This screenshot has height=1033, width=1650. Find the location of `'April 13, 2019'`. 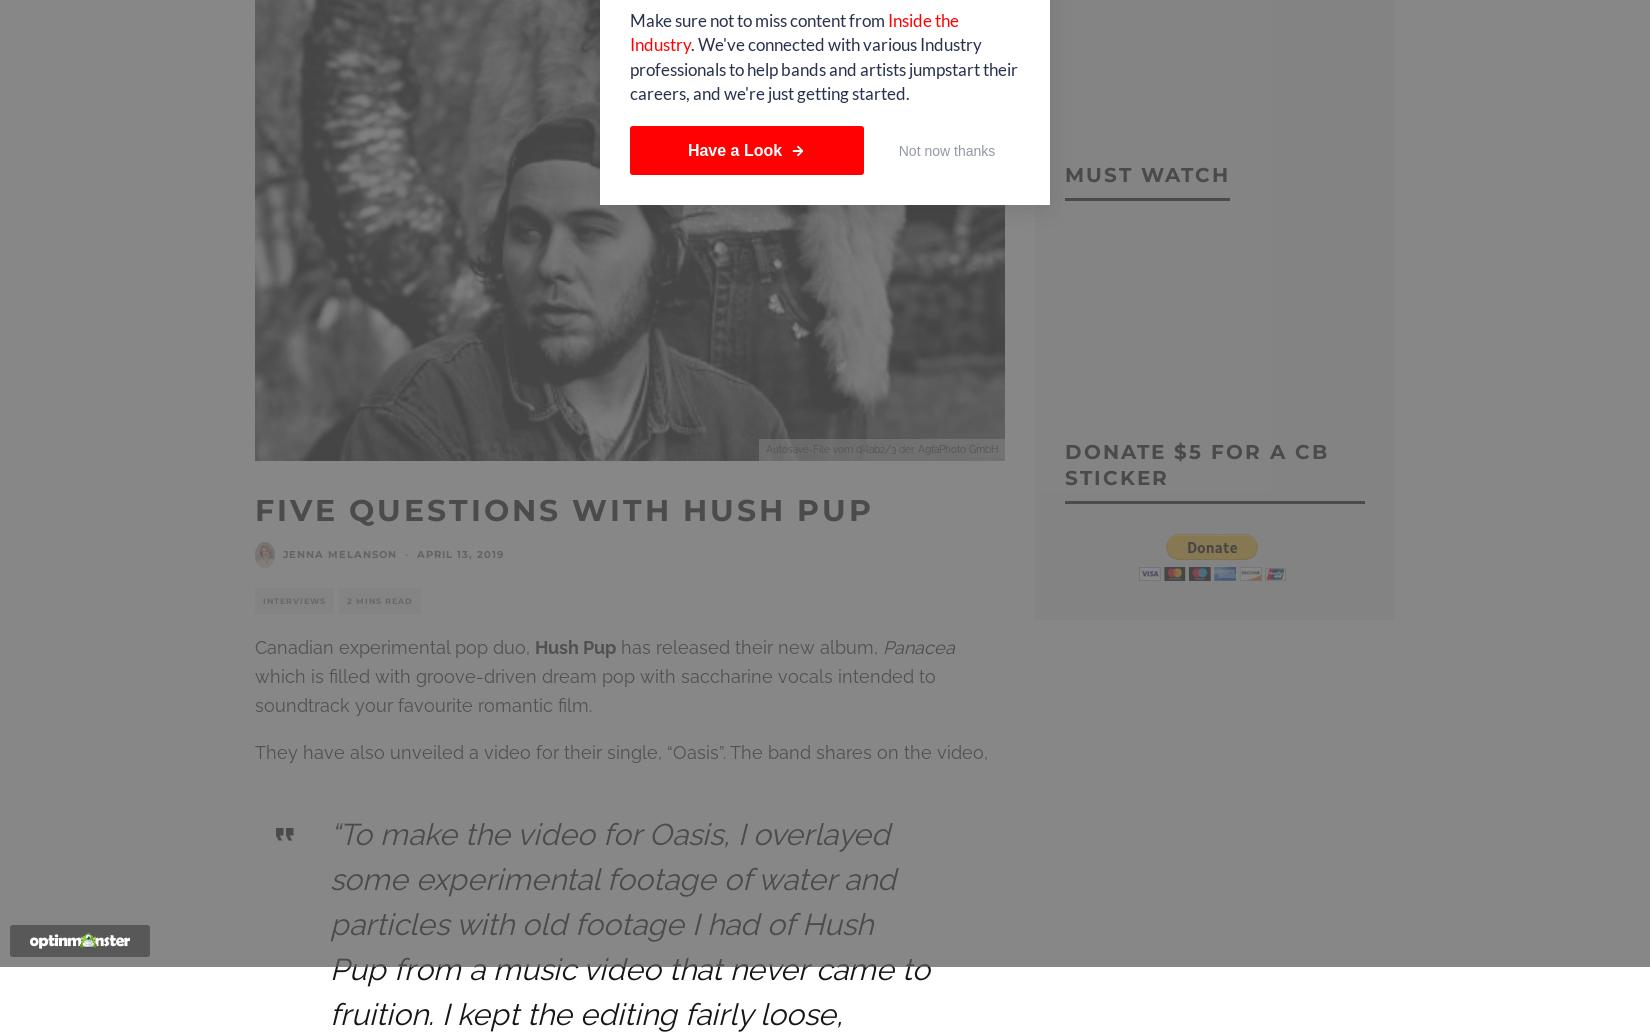

'April 13, 2019' is located at coordinates (459, 553).